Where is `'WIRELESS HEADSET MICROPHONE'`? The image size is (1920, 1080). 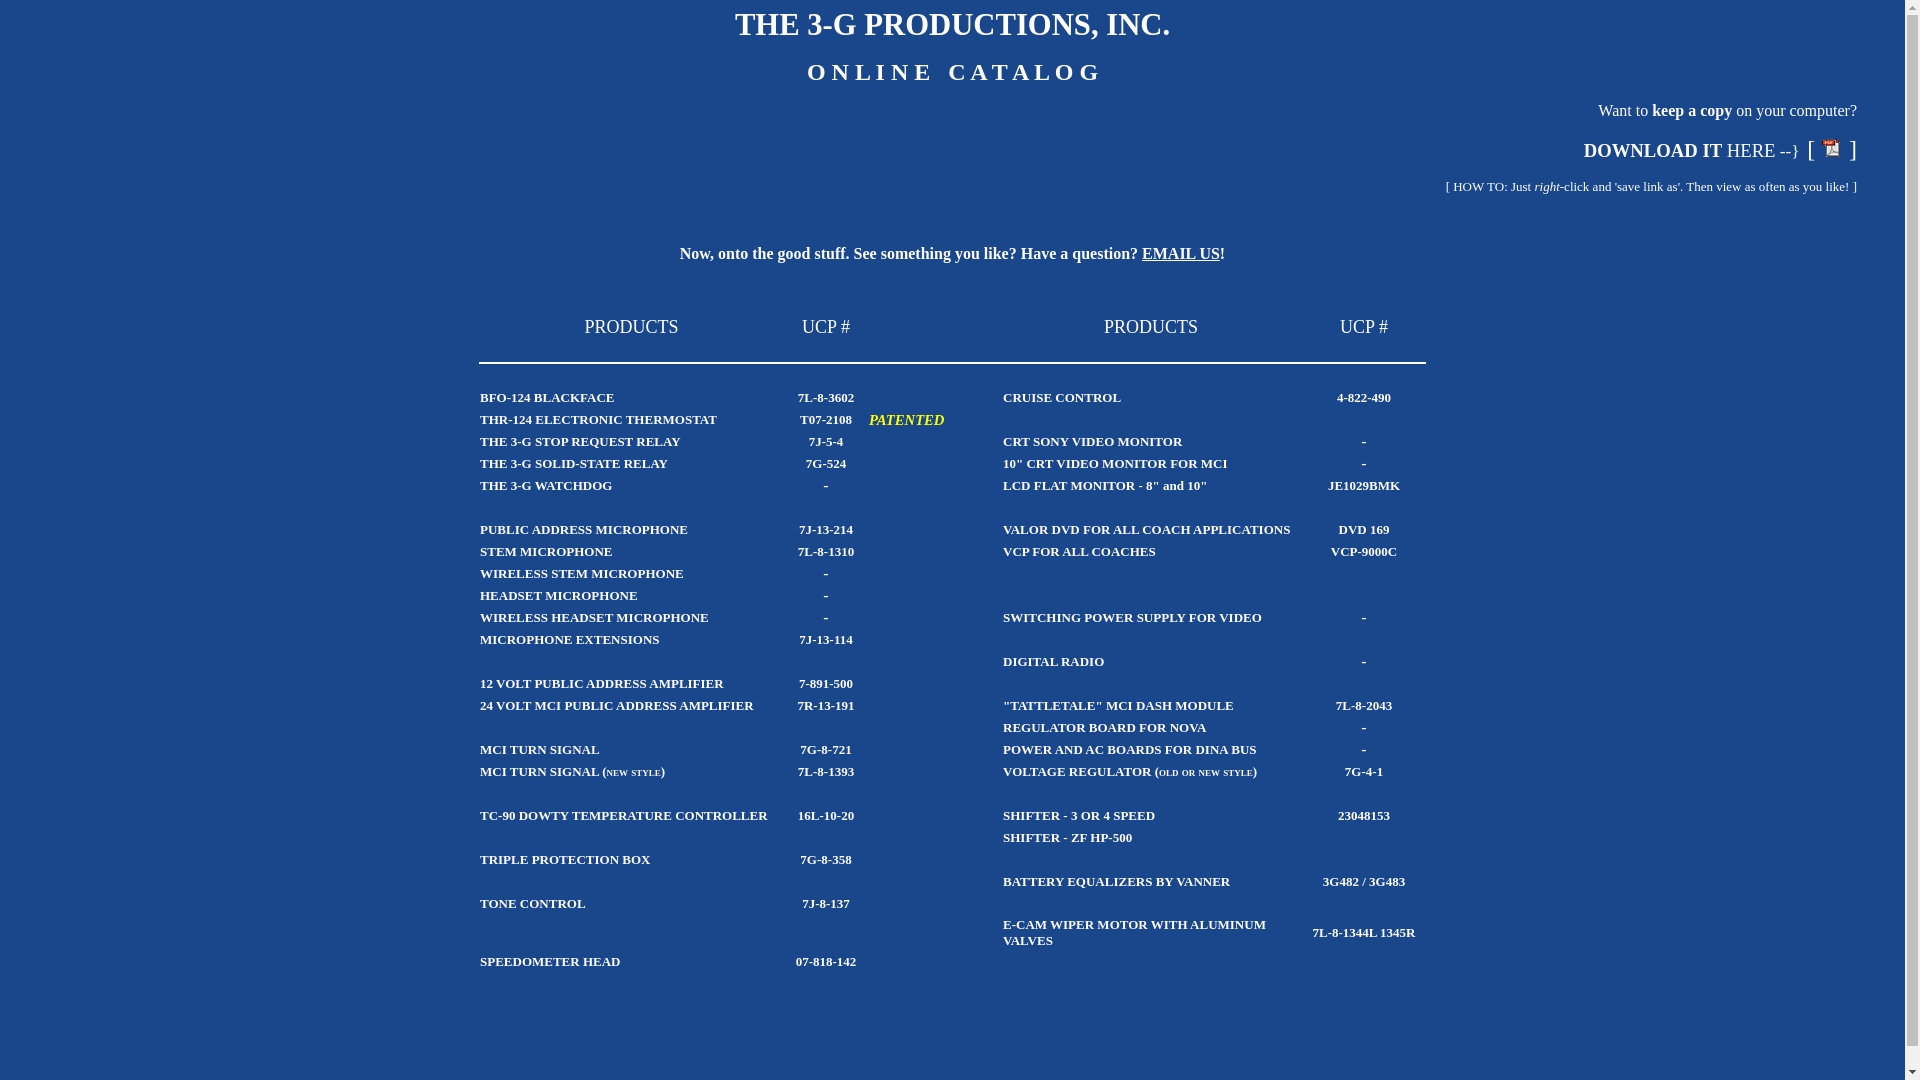
'WIRELESS HEADSET MICROPHONE' is located at coordinates (593, 616).